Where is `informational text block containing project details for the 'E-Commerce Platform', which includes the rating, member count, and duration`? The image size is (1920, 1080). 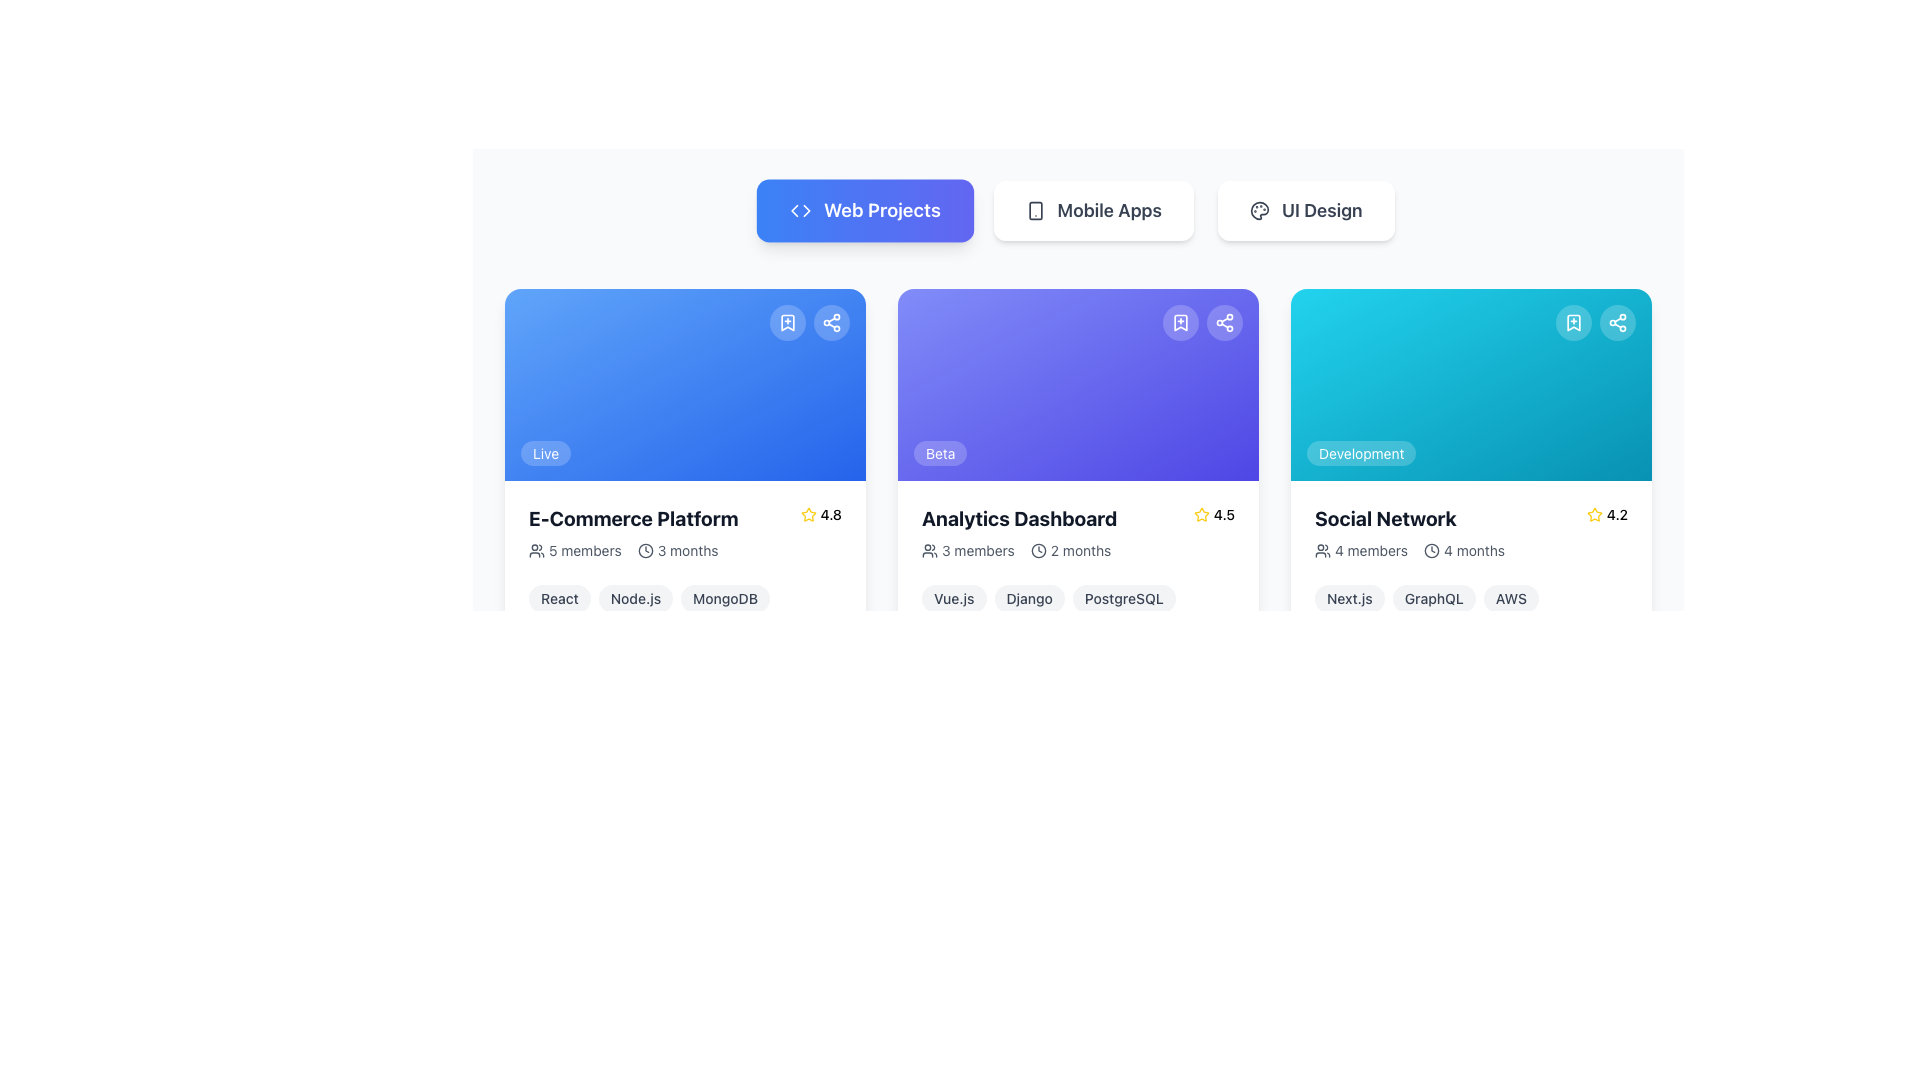 informational text block containing project details for the 'E-Commerce Platform', which includes the rating, member count, and duration is located at coordinates (685, 531).